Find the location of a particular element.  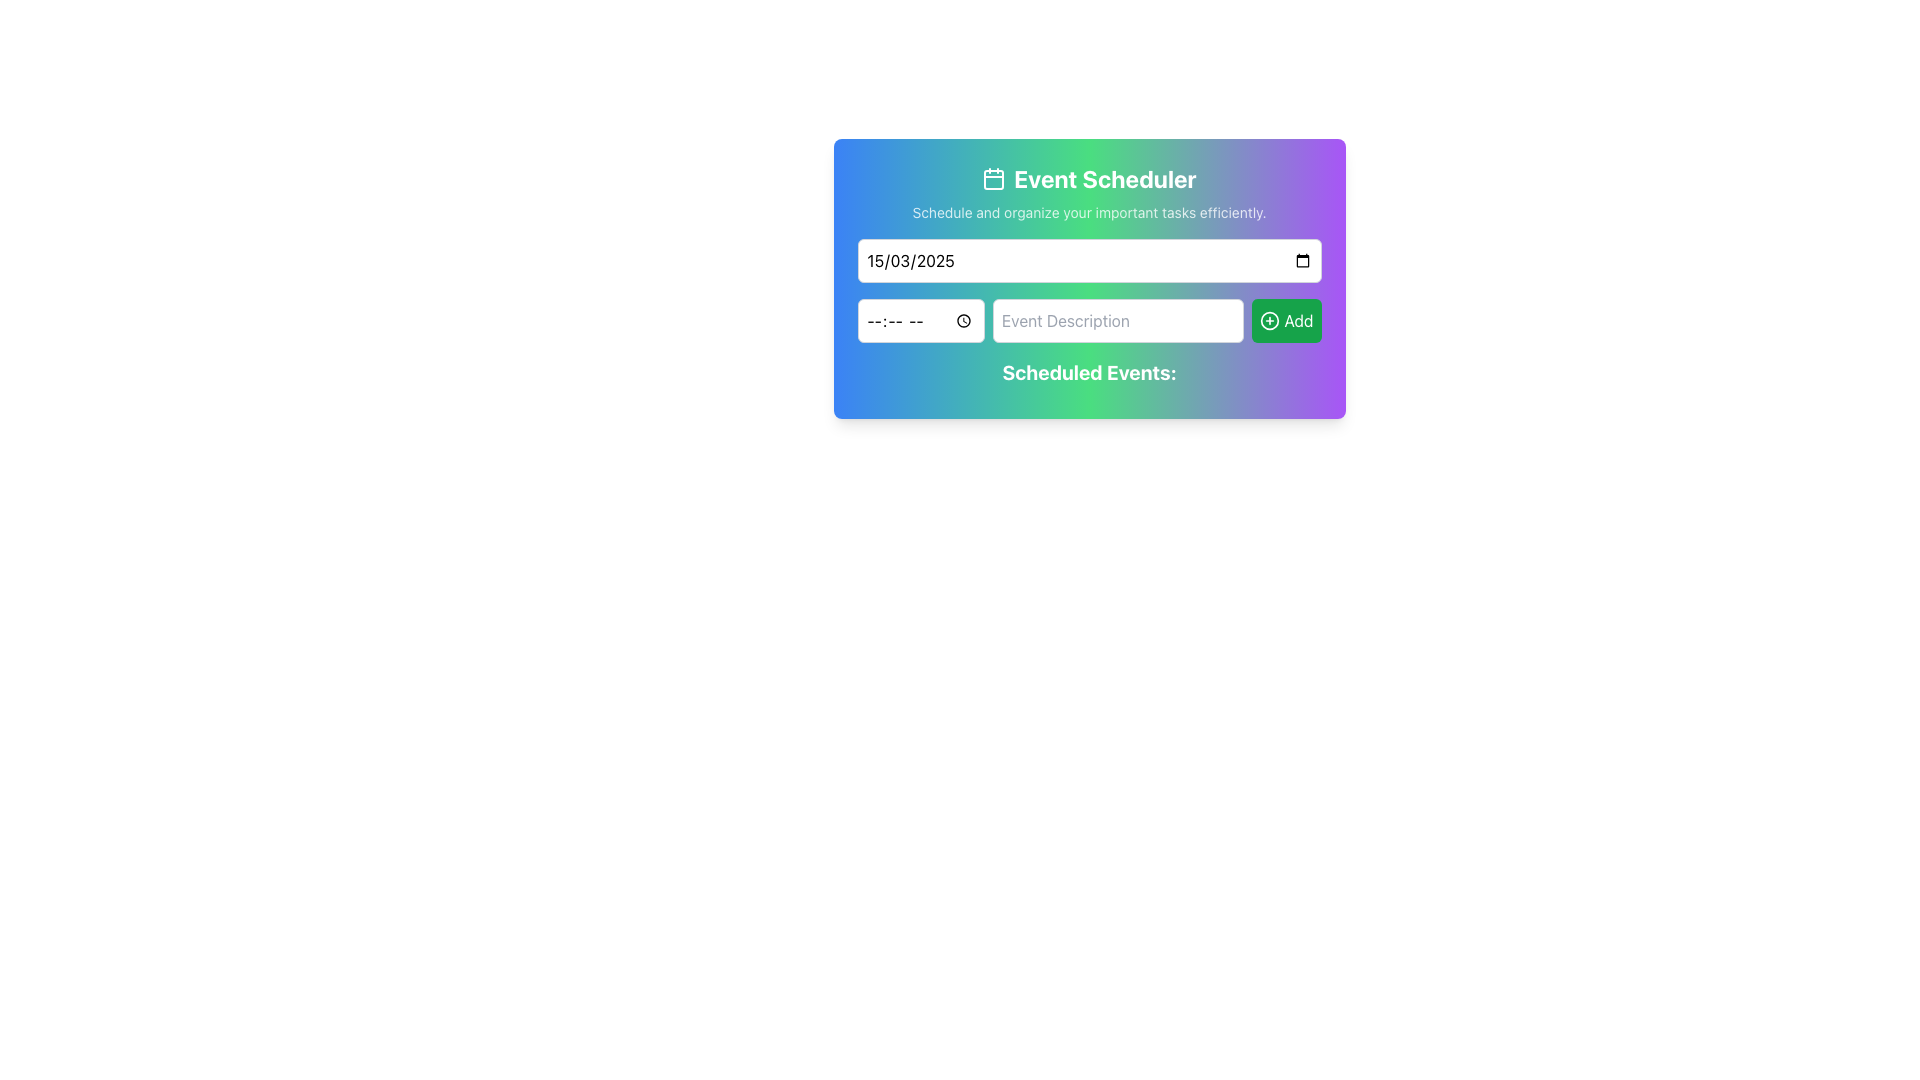

the Time input field to focus on it, which is the leftmost component in the group of three interactive elements for scheduling events is located at coordinates (920, 319).